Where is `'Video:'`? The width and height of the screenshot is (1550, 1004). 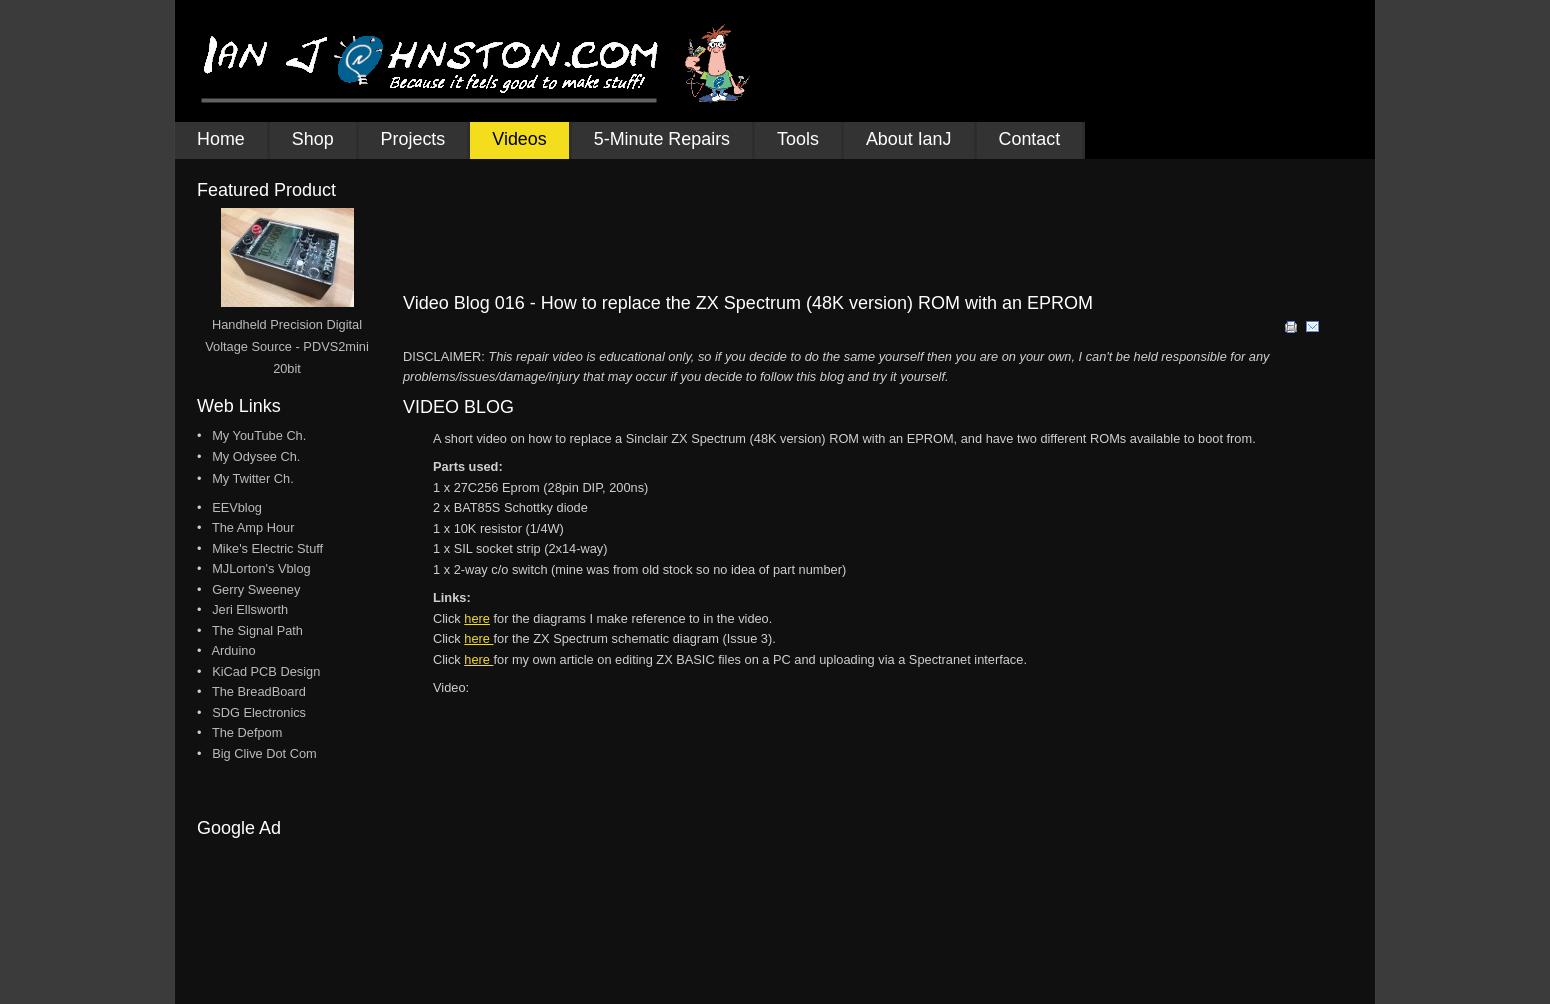 'Video:' is located at coordinates (451, 686).